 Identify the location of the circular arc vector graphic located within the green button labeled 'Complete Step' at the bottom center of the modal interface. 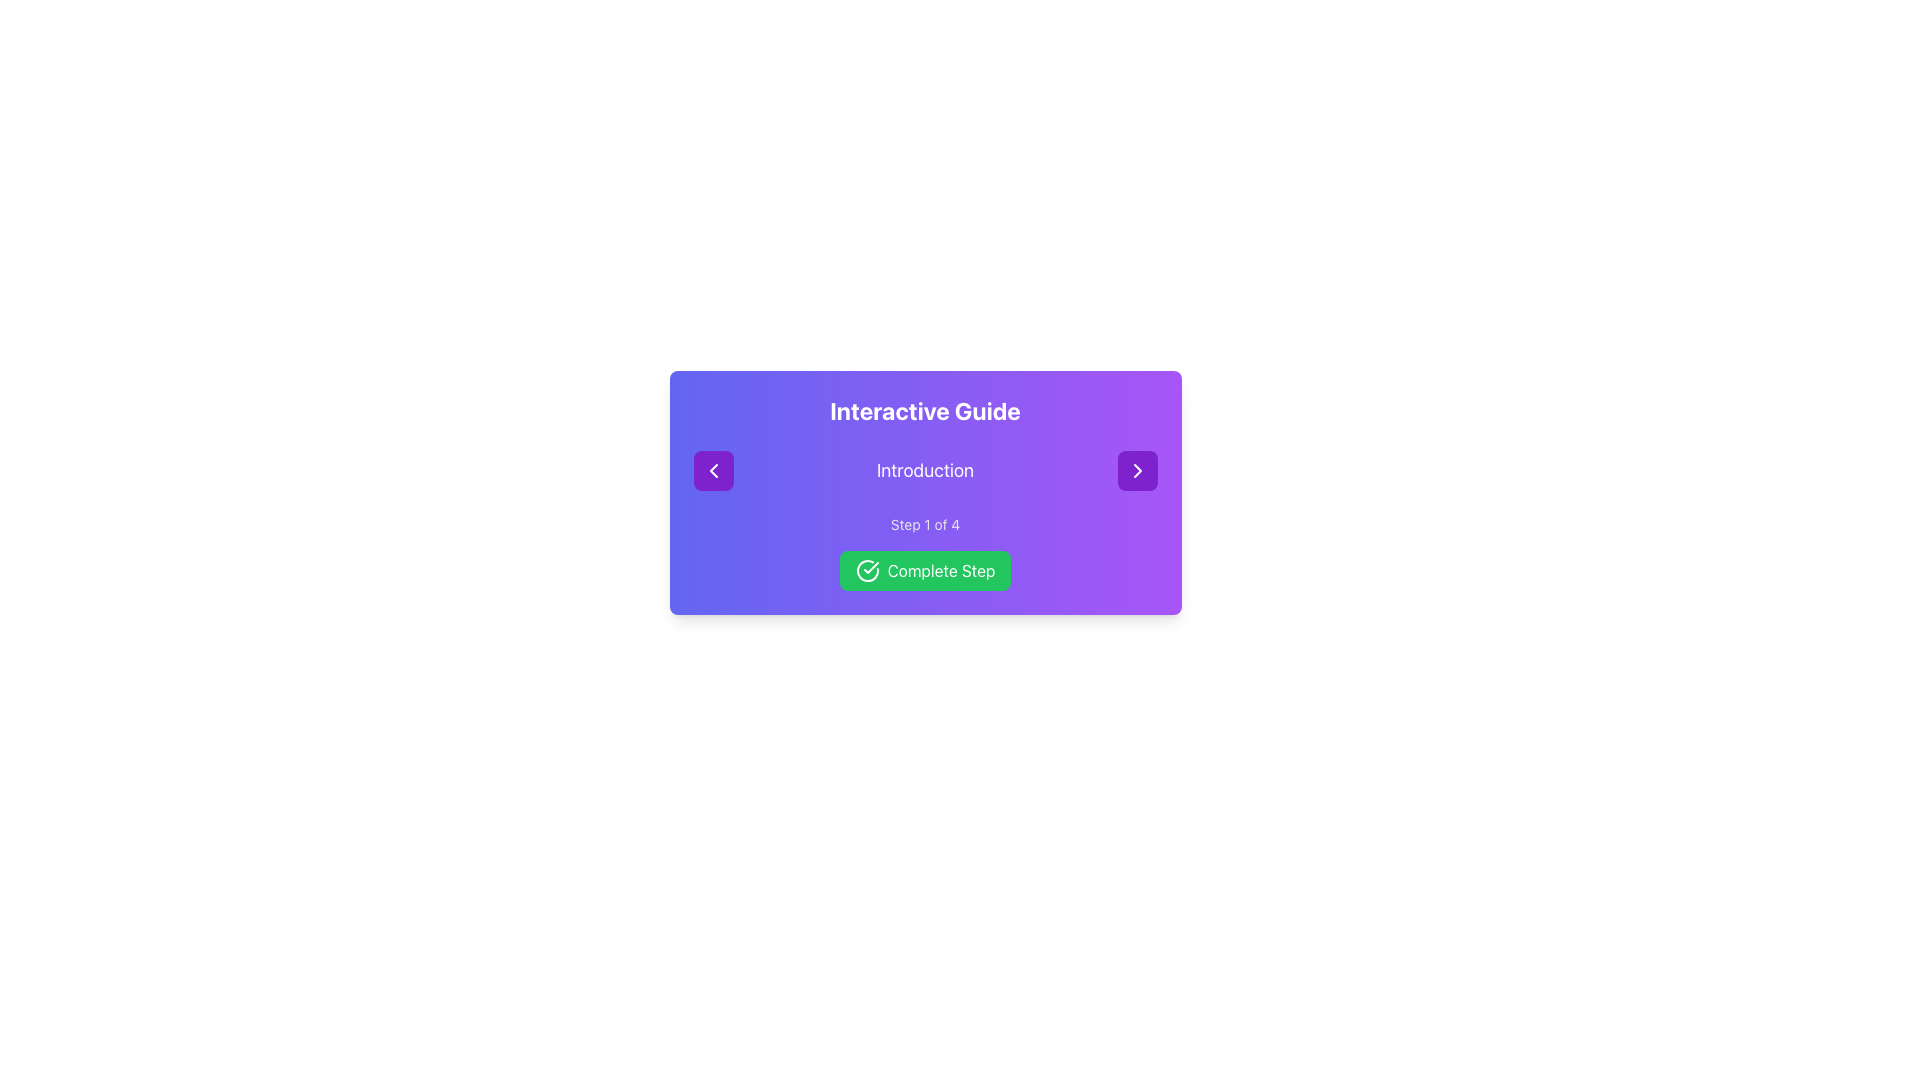
(867, 570).